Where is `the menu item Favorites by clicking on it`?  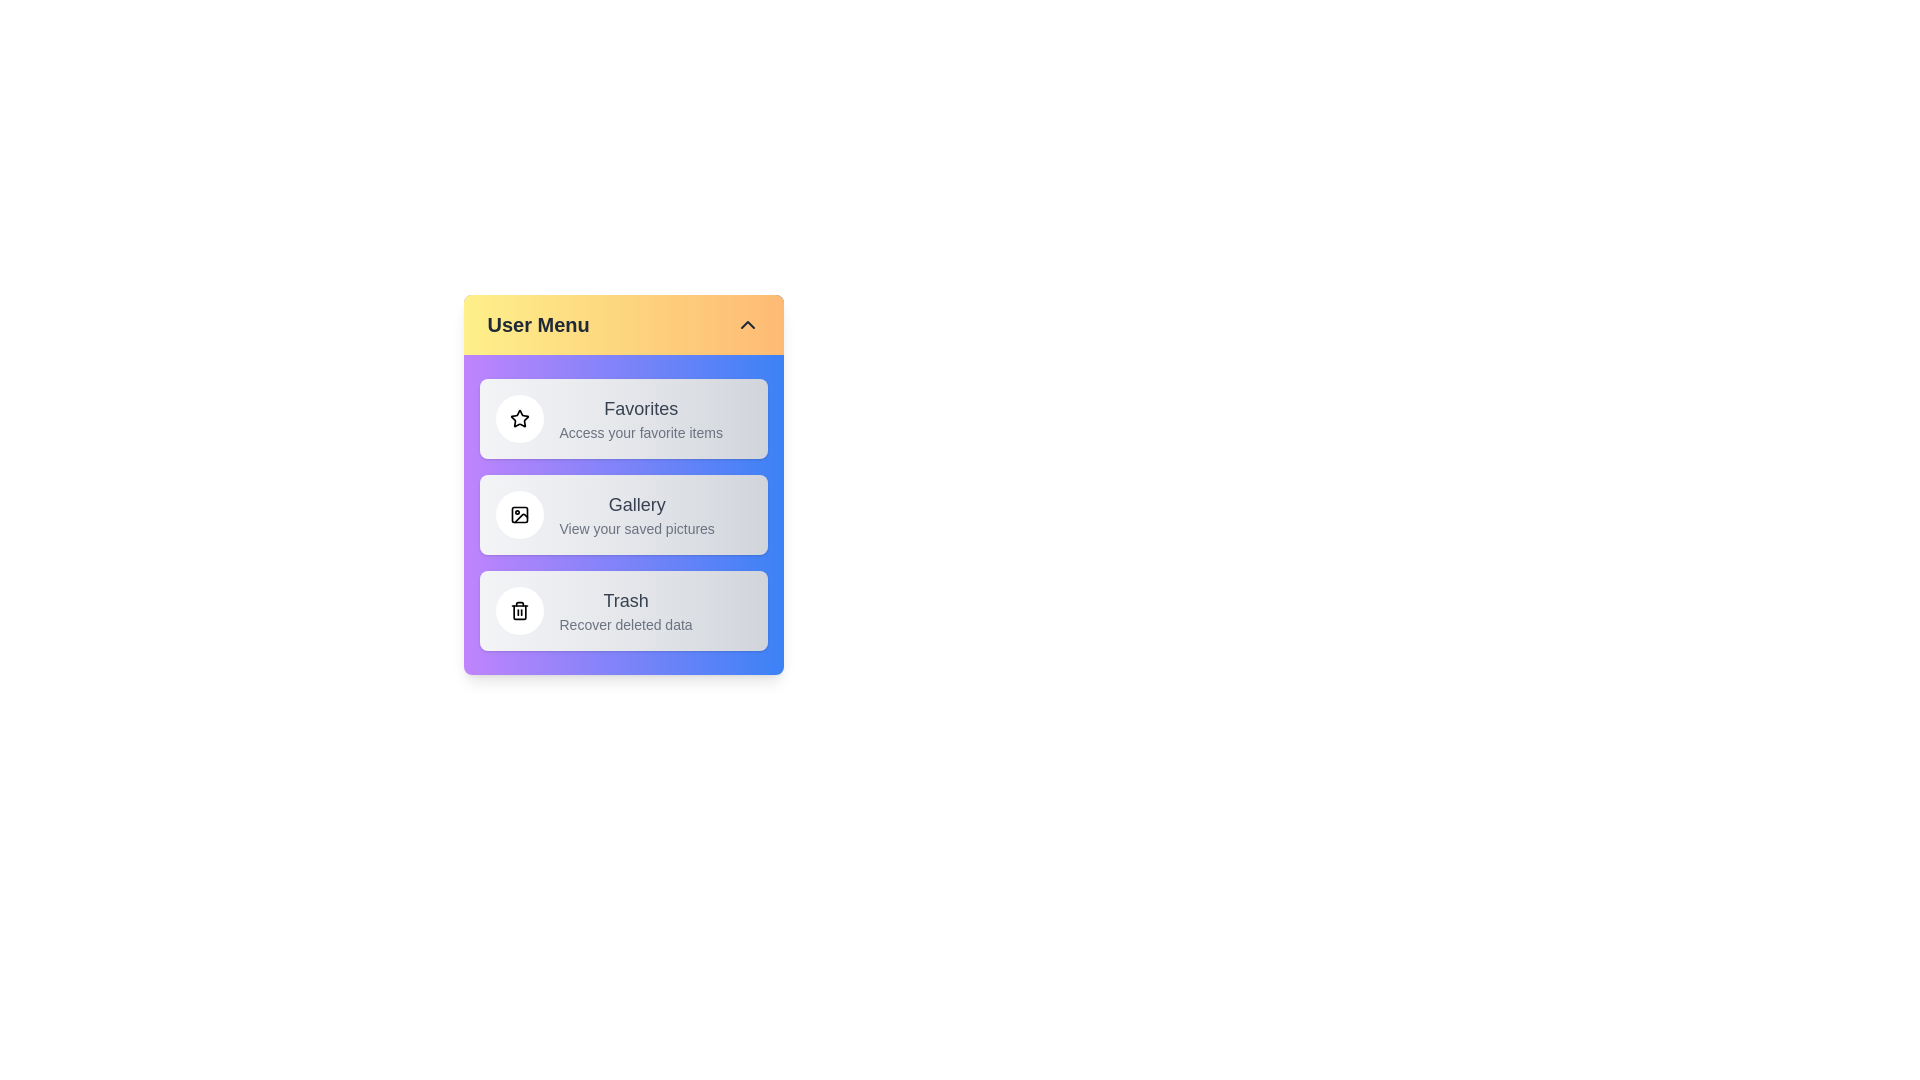
the menu item Favorites by clicking on it is located at coordinates (622, 418).